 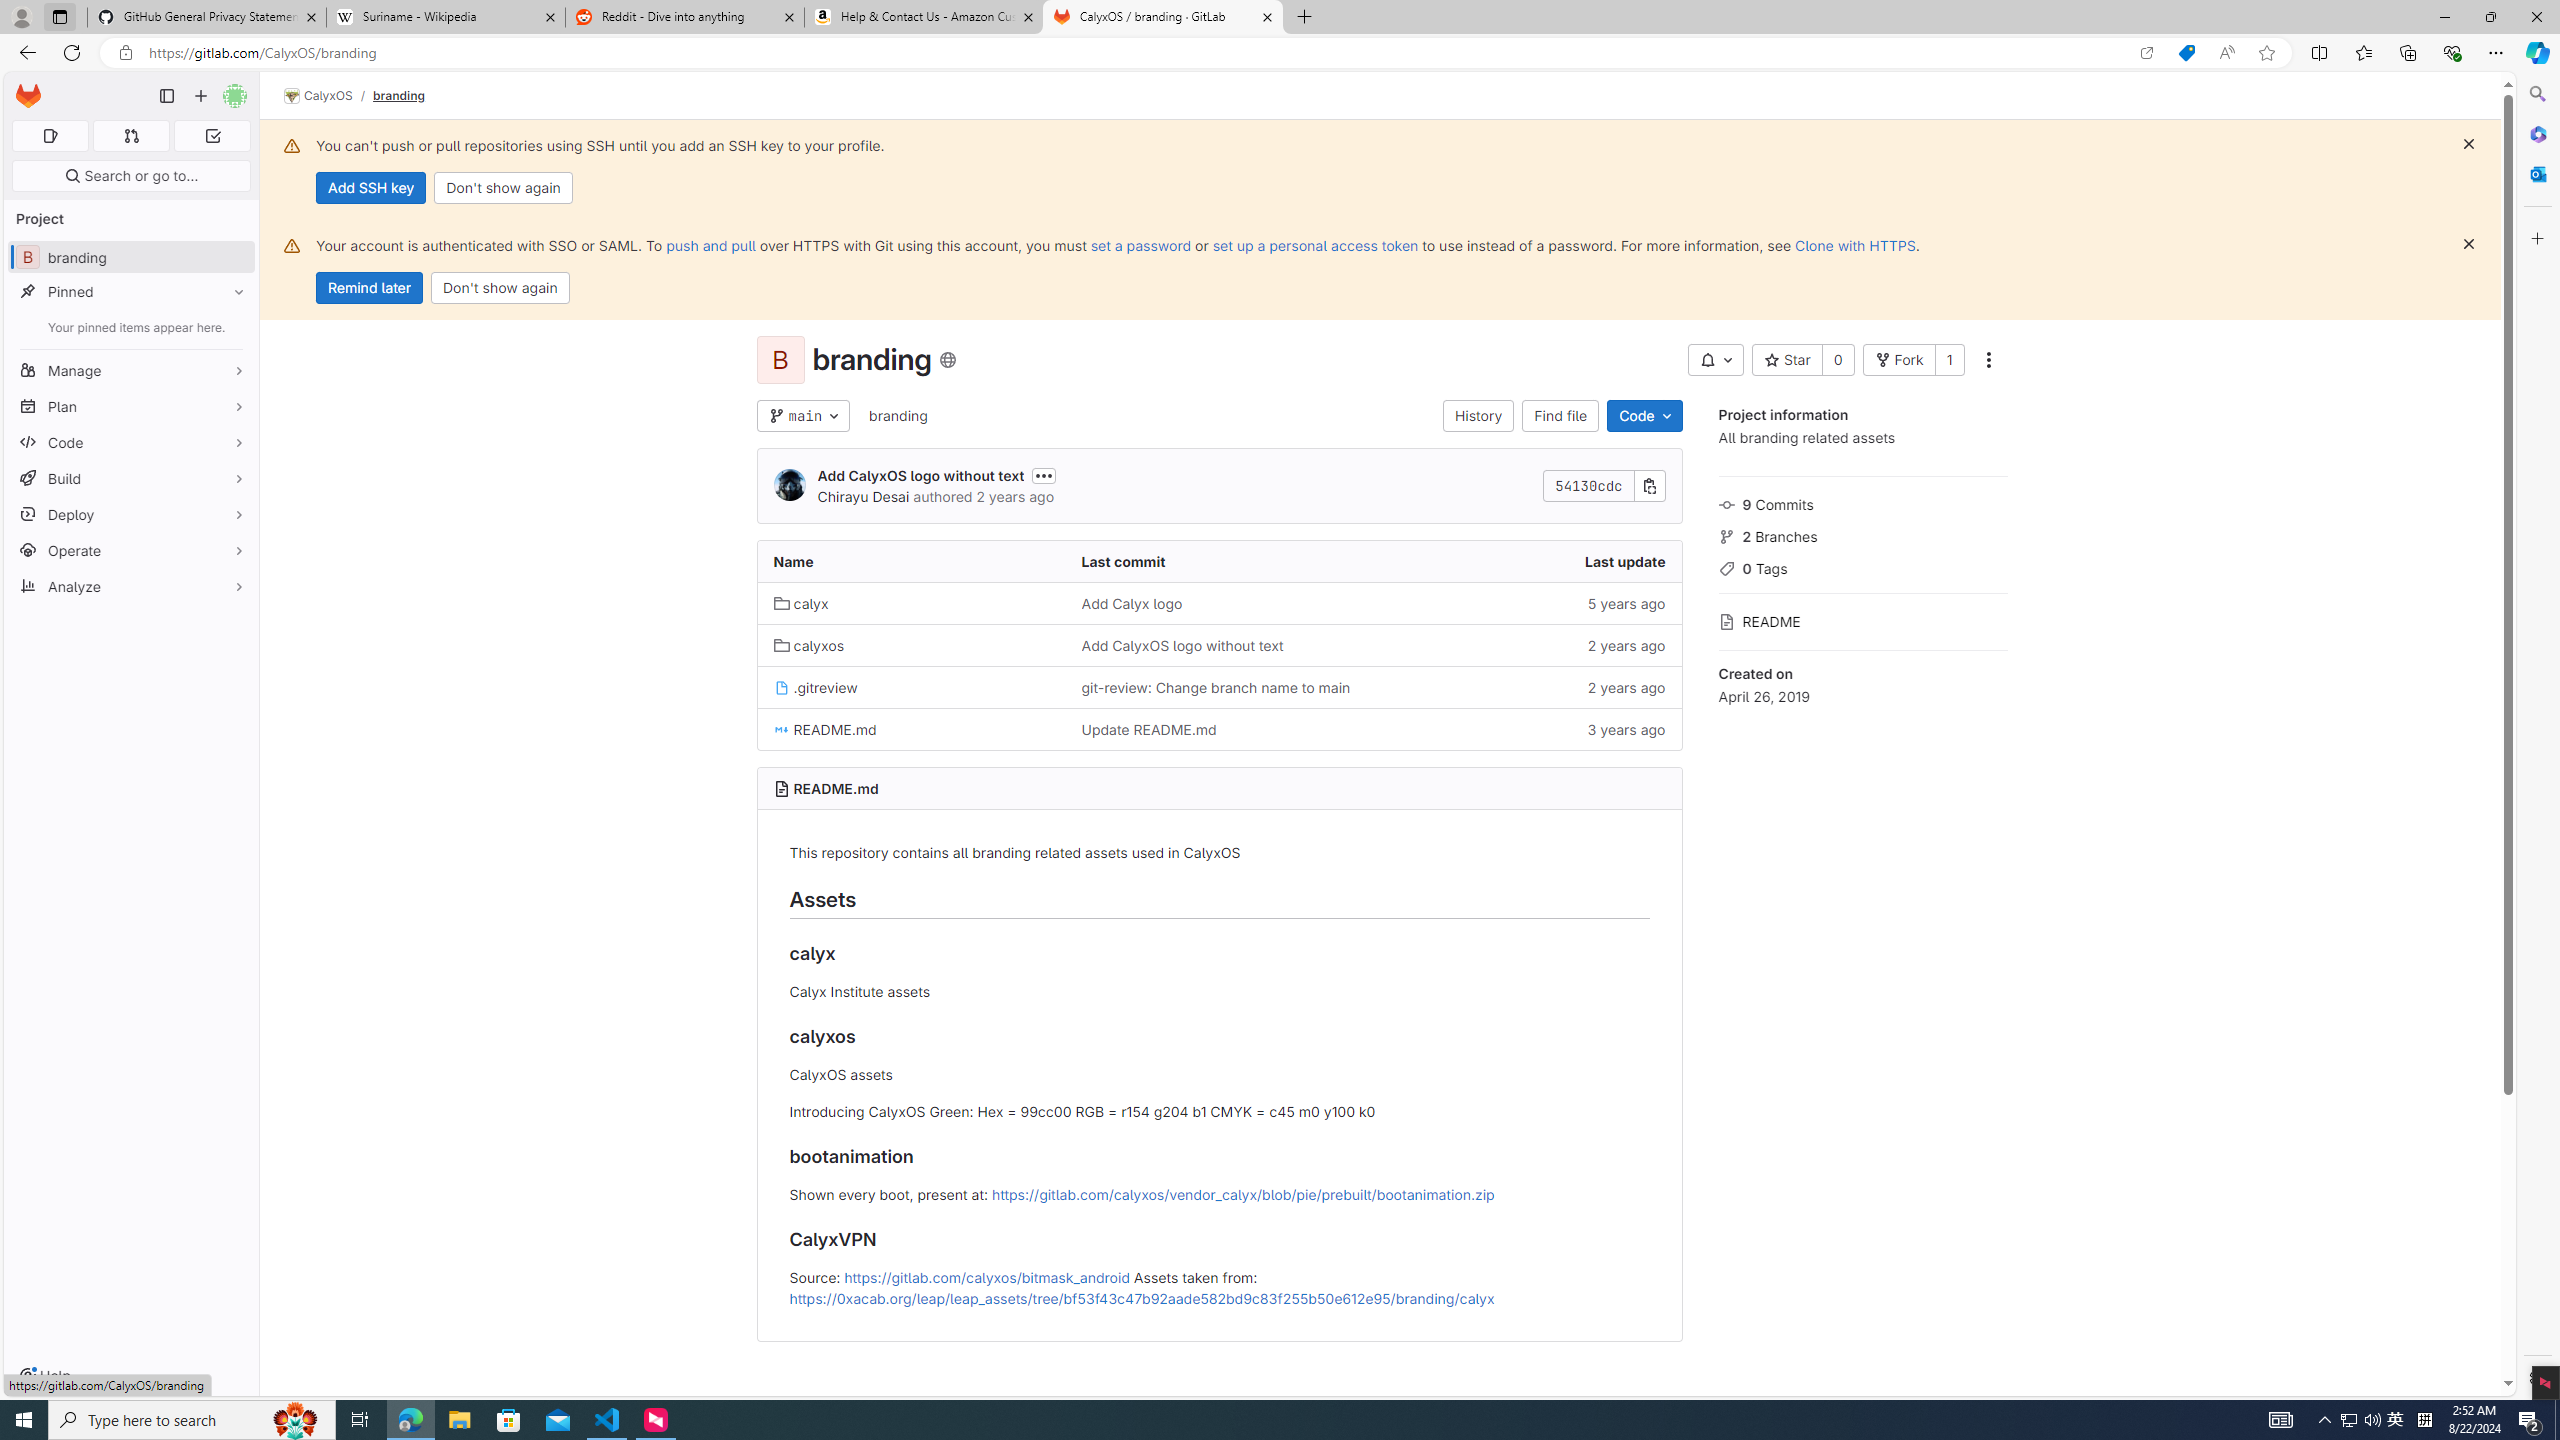 I want to click on 'Analyze', so click(x=130, y=585).